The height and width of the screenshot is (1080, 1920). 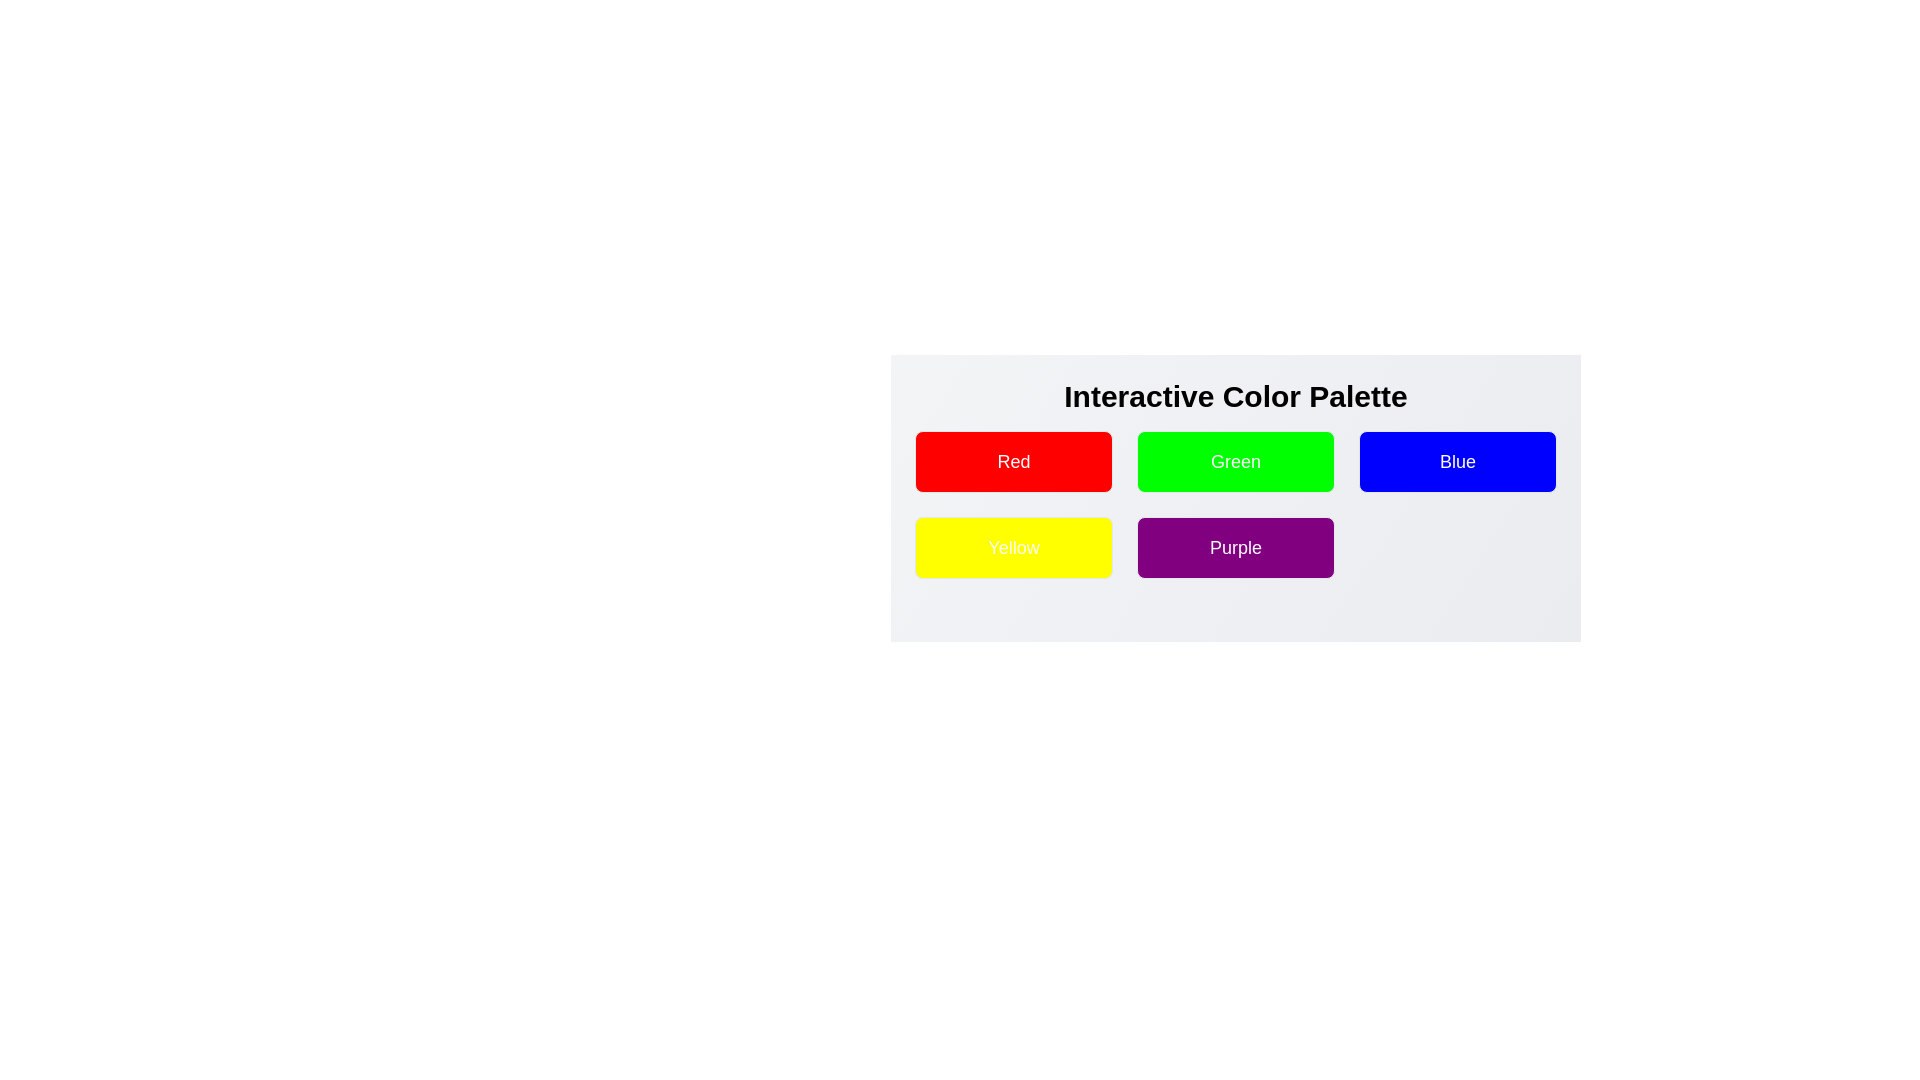 I want to click on the color selection button for yellow, located in the second row and first column of the button grid, beneath the red button labeled 'Red', so click(x=1013, y=547).